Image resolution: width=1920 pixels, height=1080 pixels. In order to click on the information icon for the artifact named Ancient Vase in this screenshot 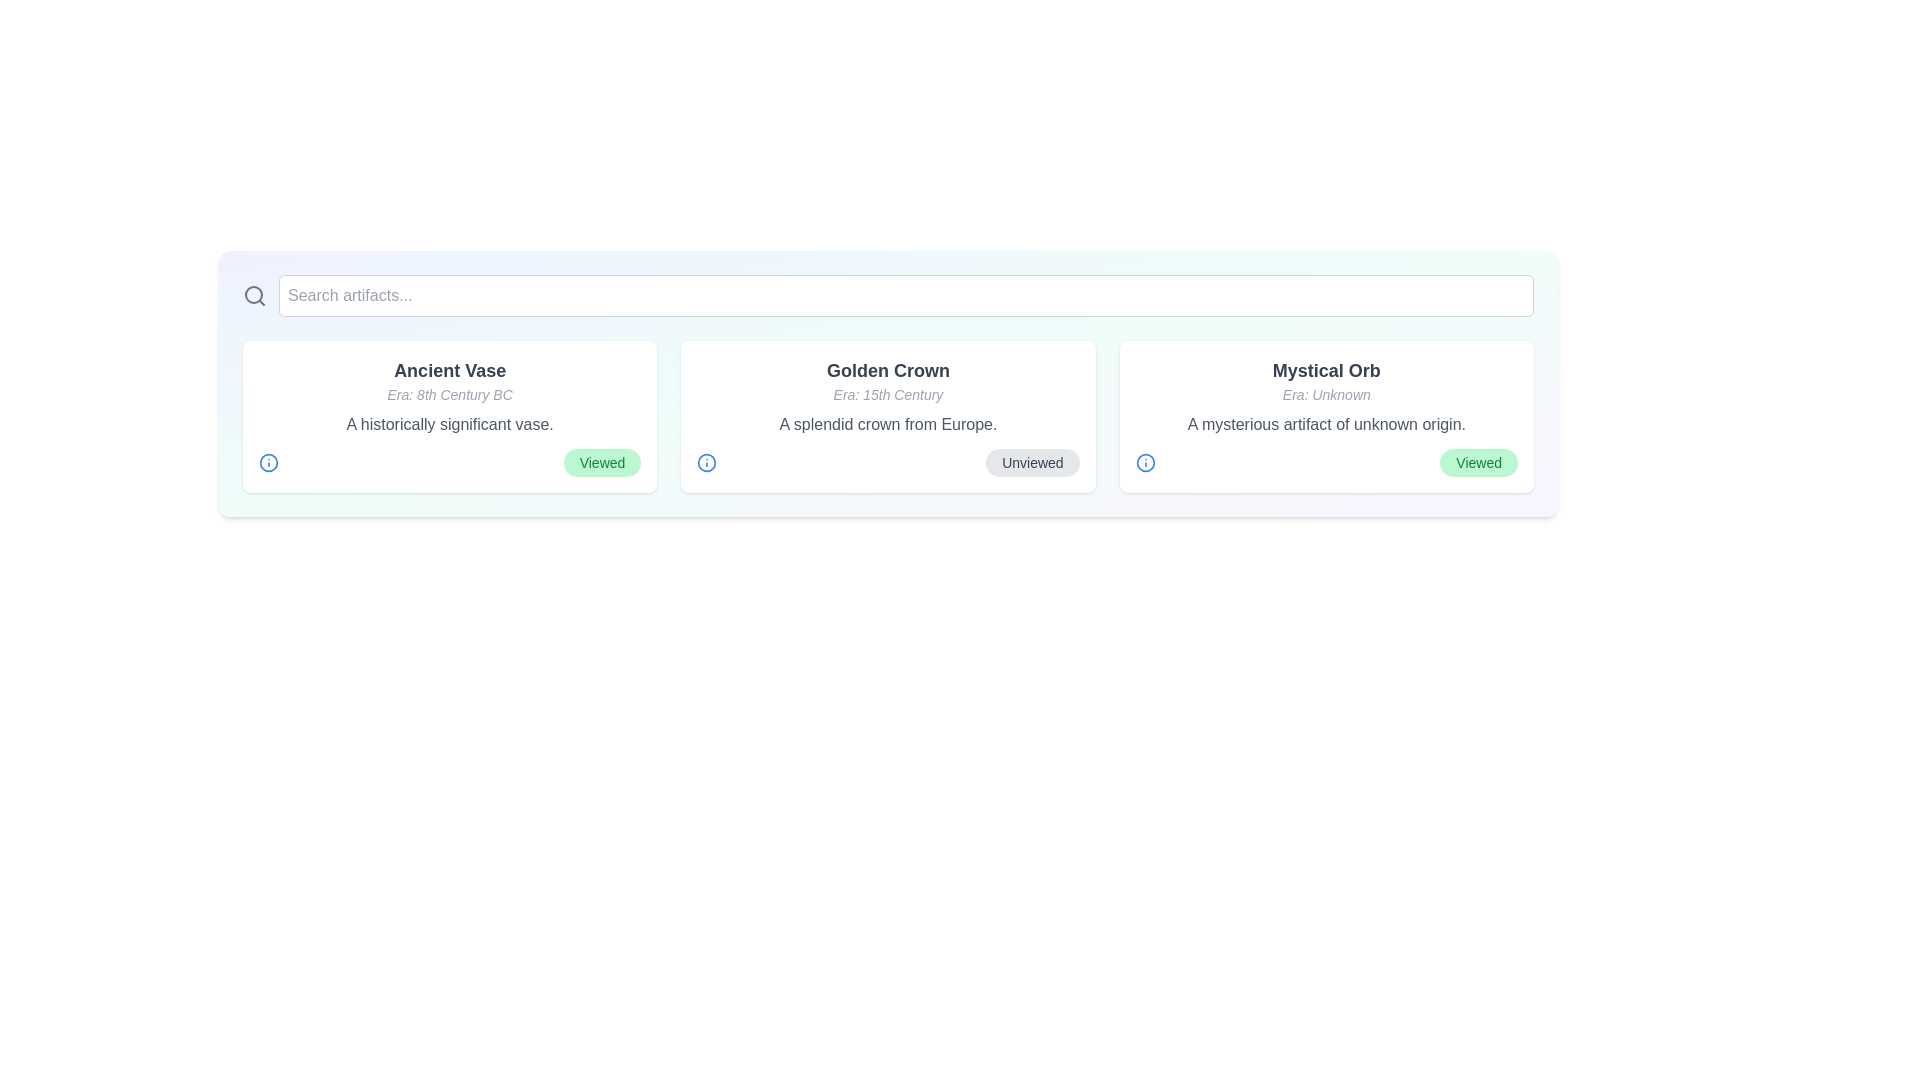, I will do `click(267, 462)`.